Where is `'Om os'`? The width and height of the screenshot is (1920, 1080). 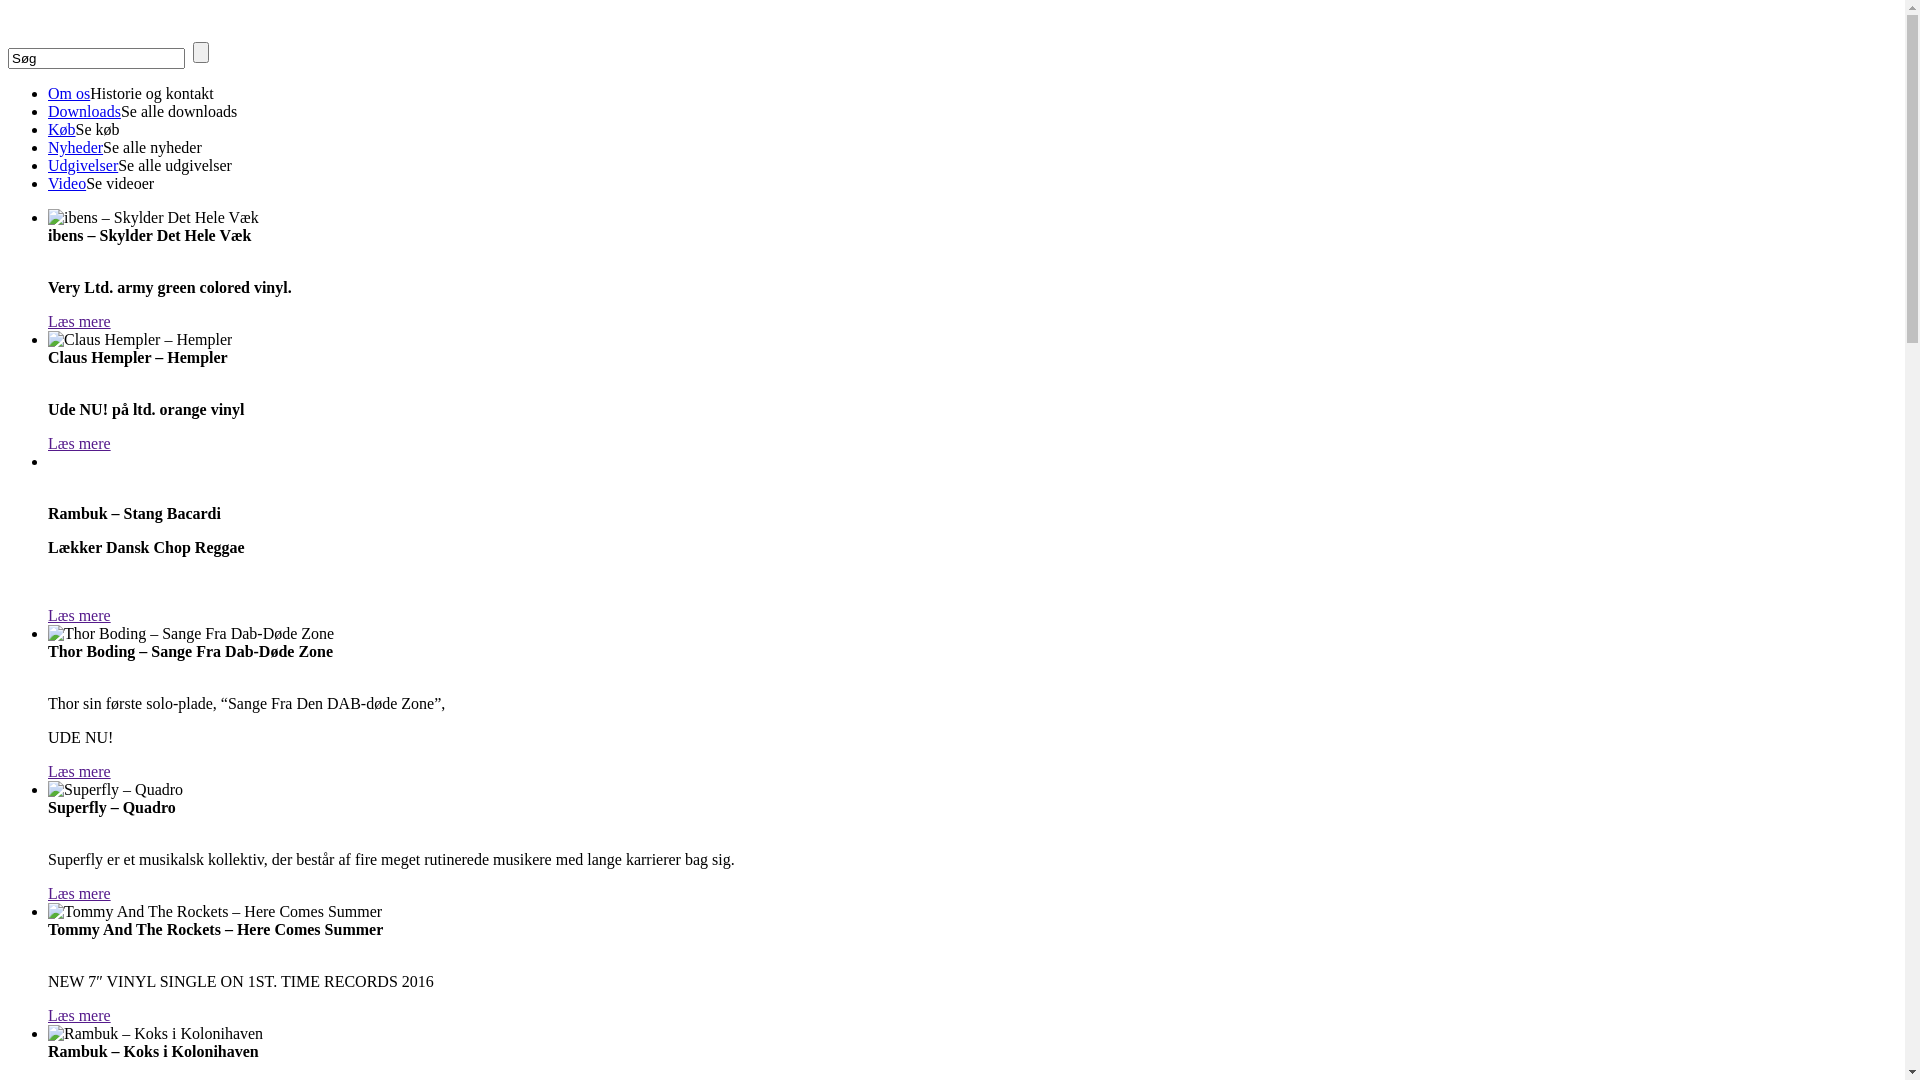
'Om os' is located at coordinates (68, 93).